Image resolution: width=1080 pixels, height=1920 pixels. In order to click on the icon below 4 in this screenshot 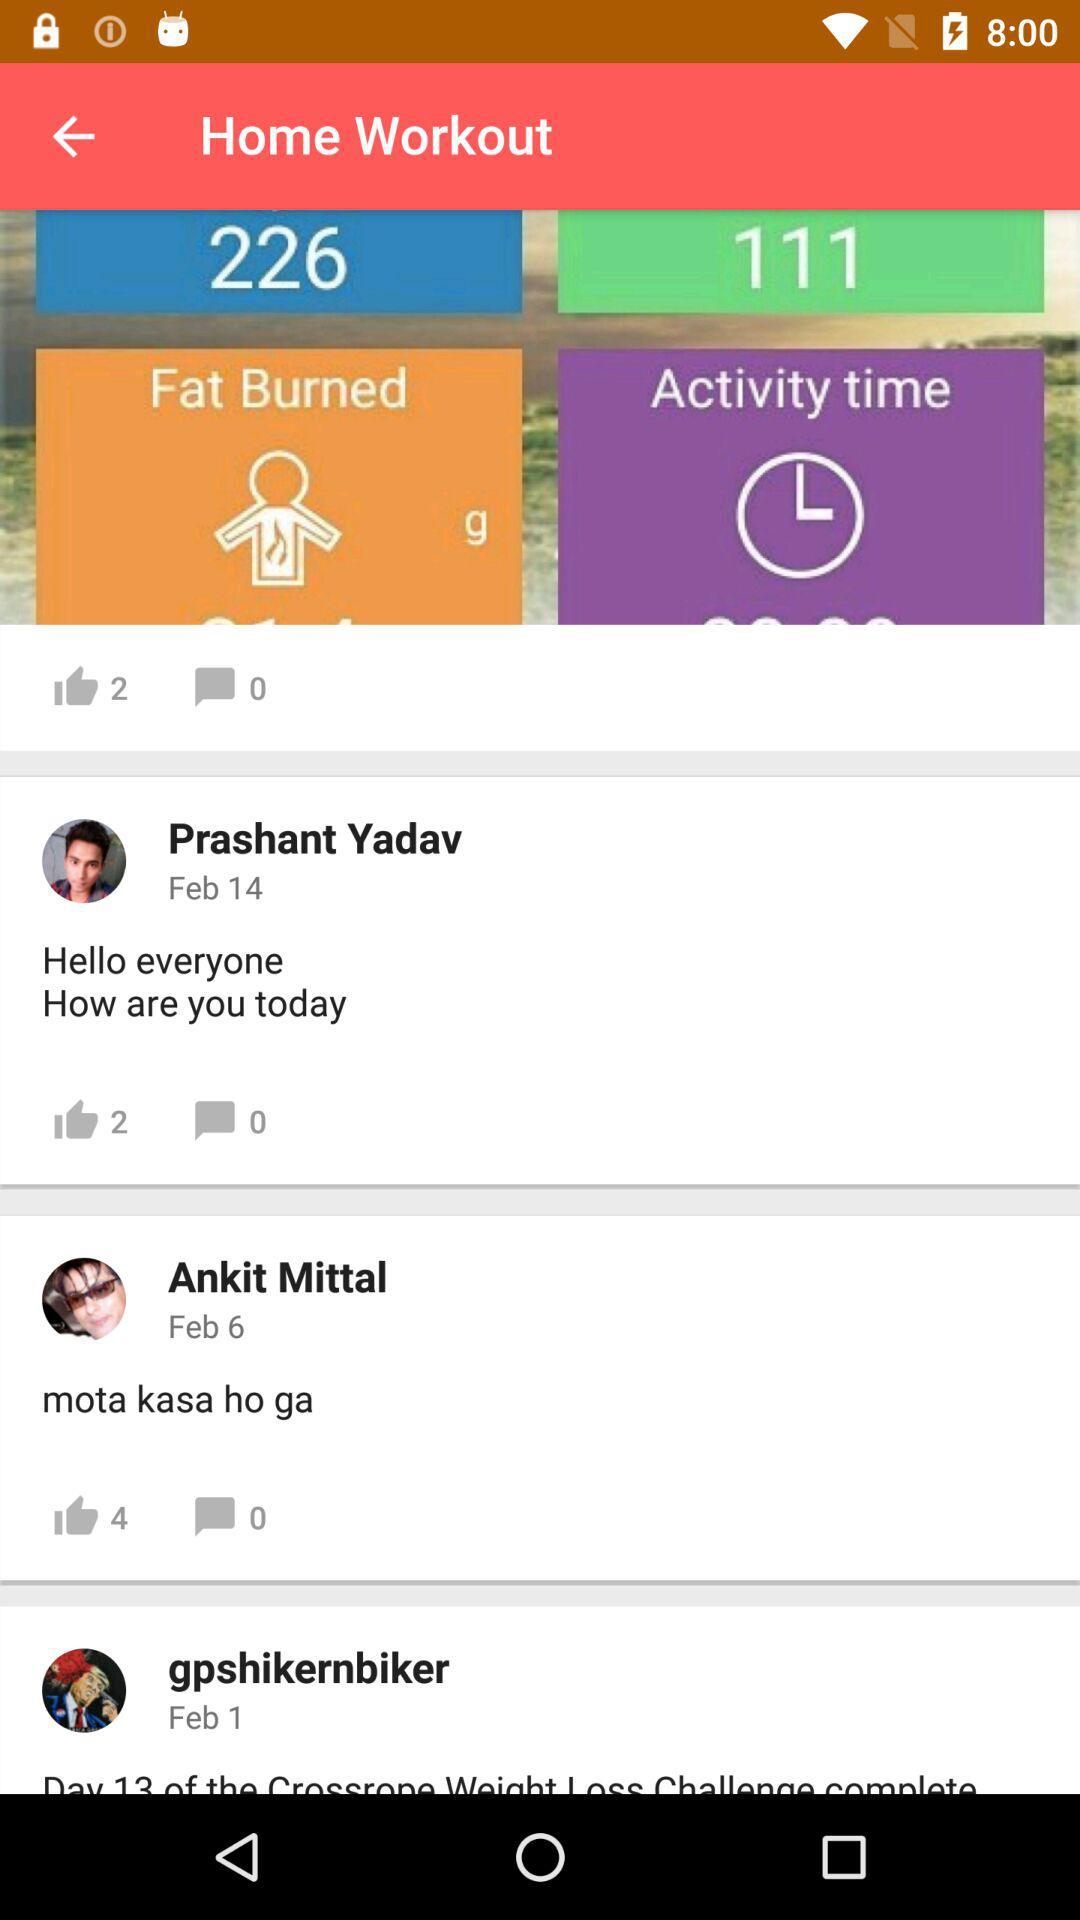, I will do `click(308, 1666)`.